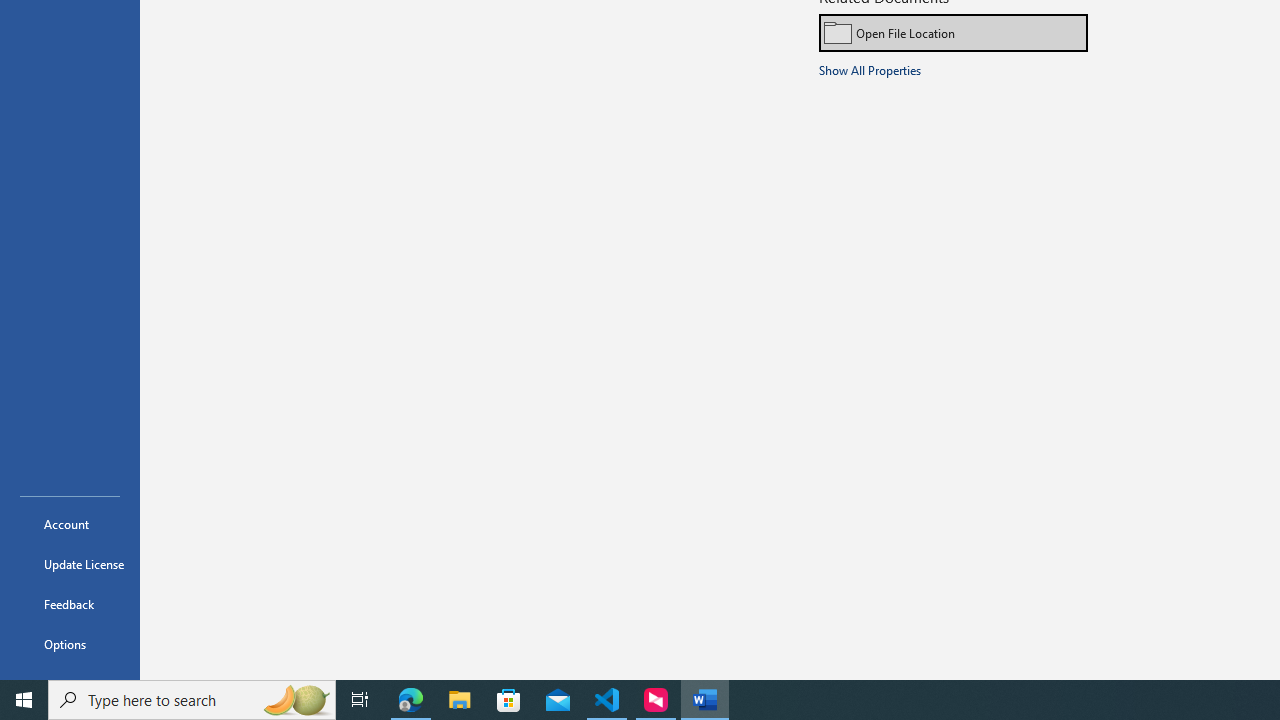 Image resolution: width=1280 pixels, height=720 pixels. I want to click on 'Account', so click(69, 523).